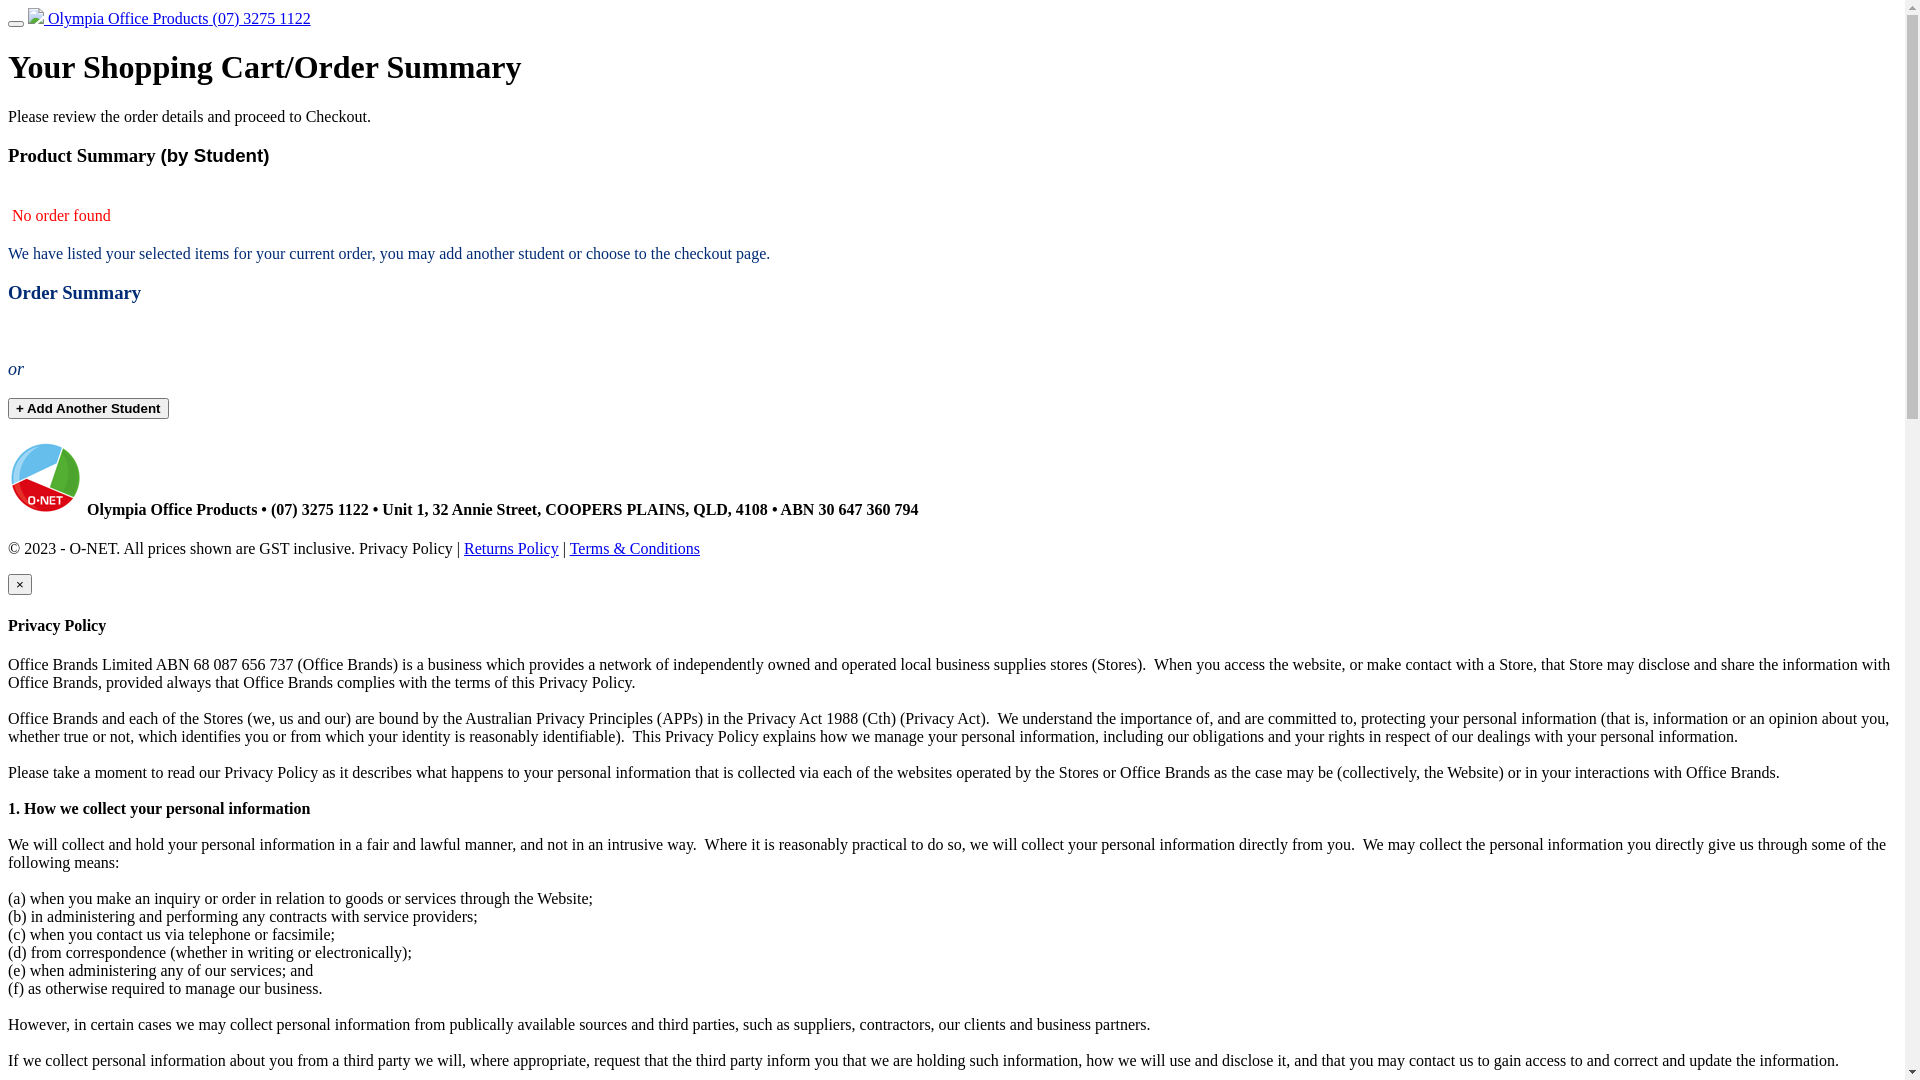 This screenshot has height=1080, width=1920. What do you see at coordinates (169, 18) in the screenshot?
I see `'Olympia Office Products (07) 3275 1122'` at bounding box center [169, 18].